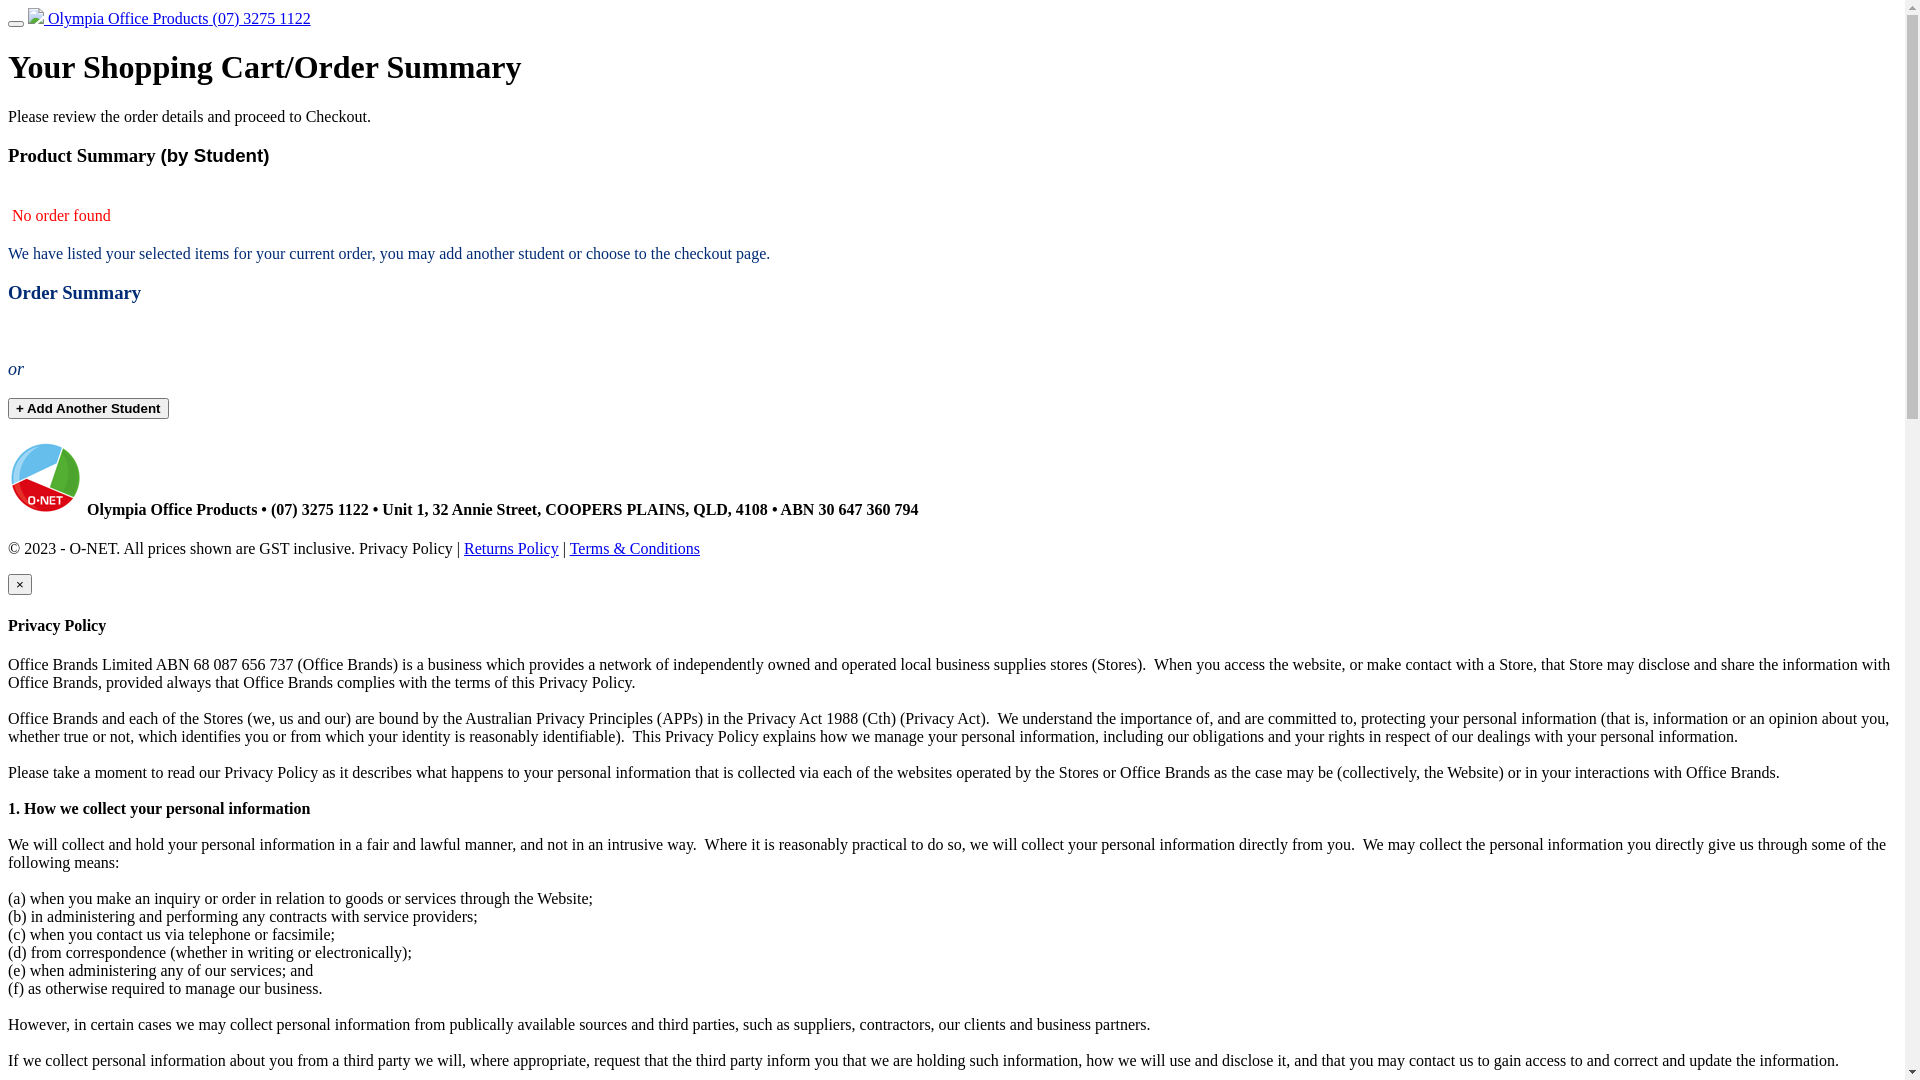 This screenshot has height=1080, width=1920. What do you see at coordinates (169, 18) in the screenshot?
I see `'Olympia Office Products (07) 3275 1122'` at bounding box center [169, 18].